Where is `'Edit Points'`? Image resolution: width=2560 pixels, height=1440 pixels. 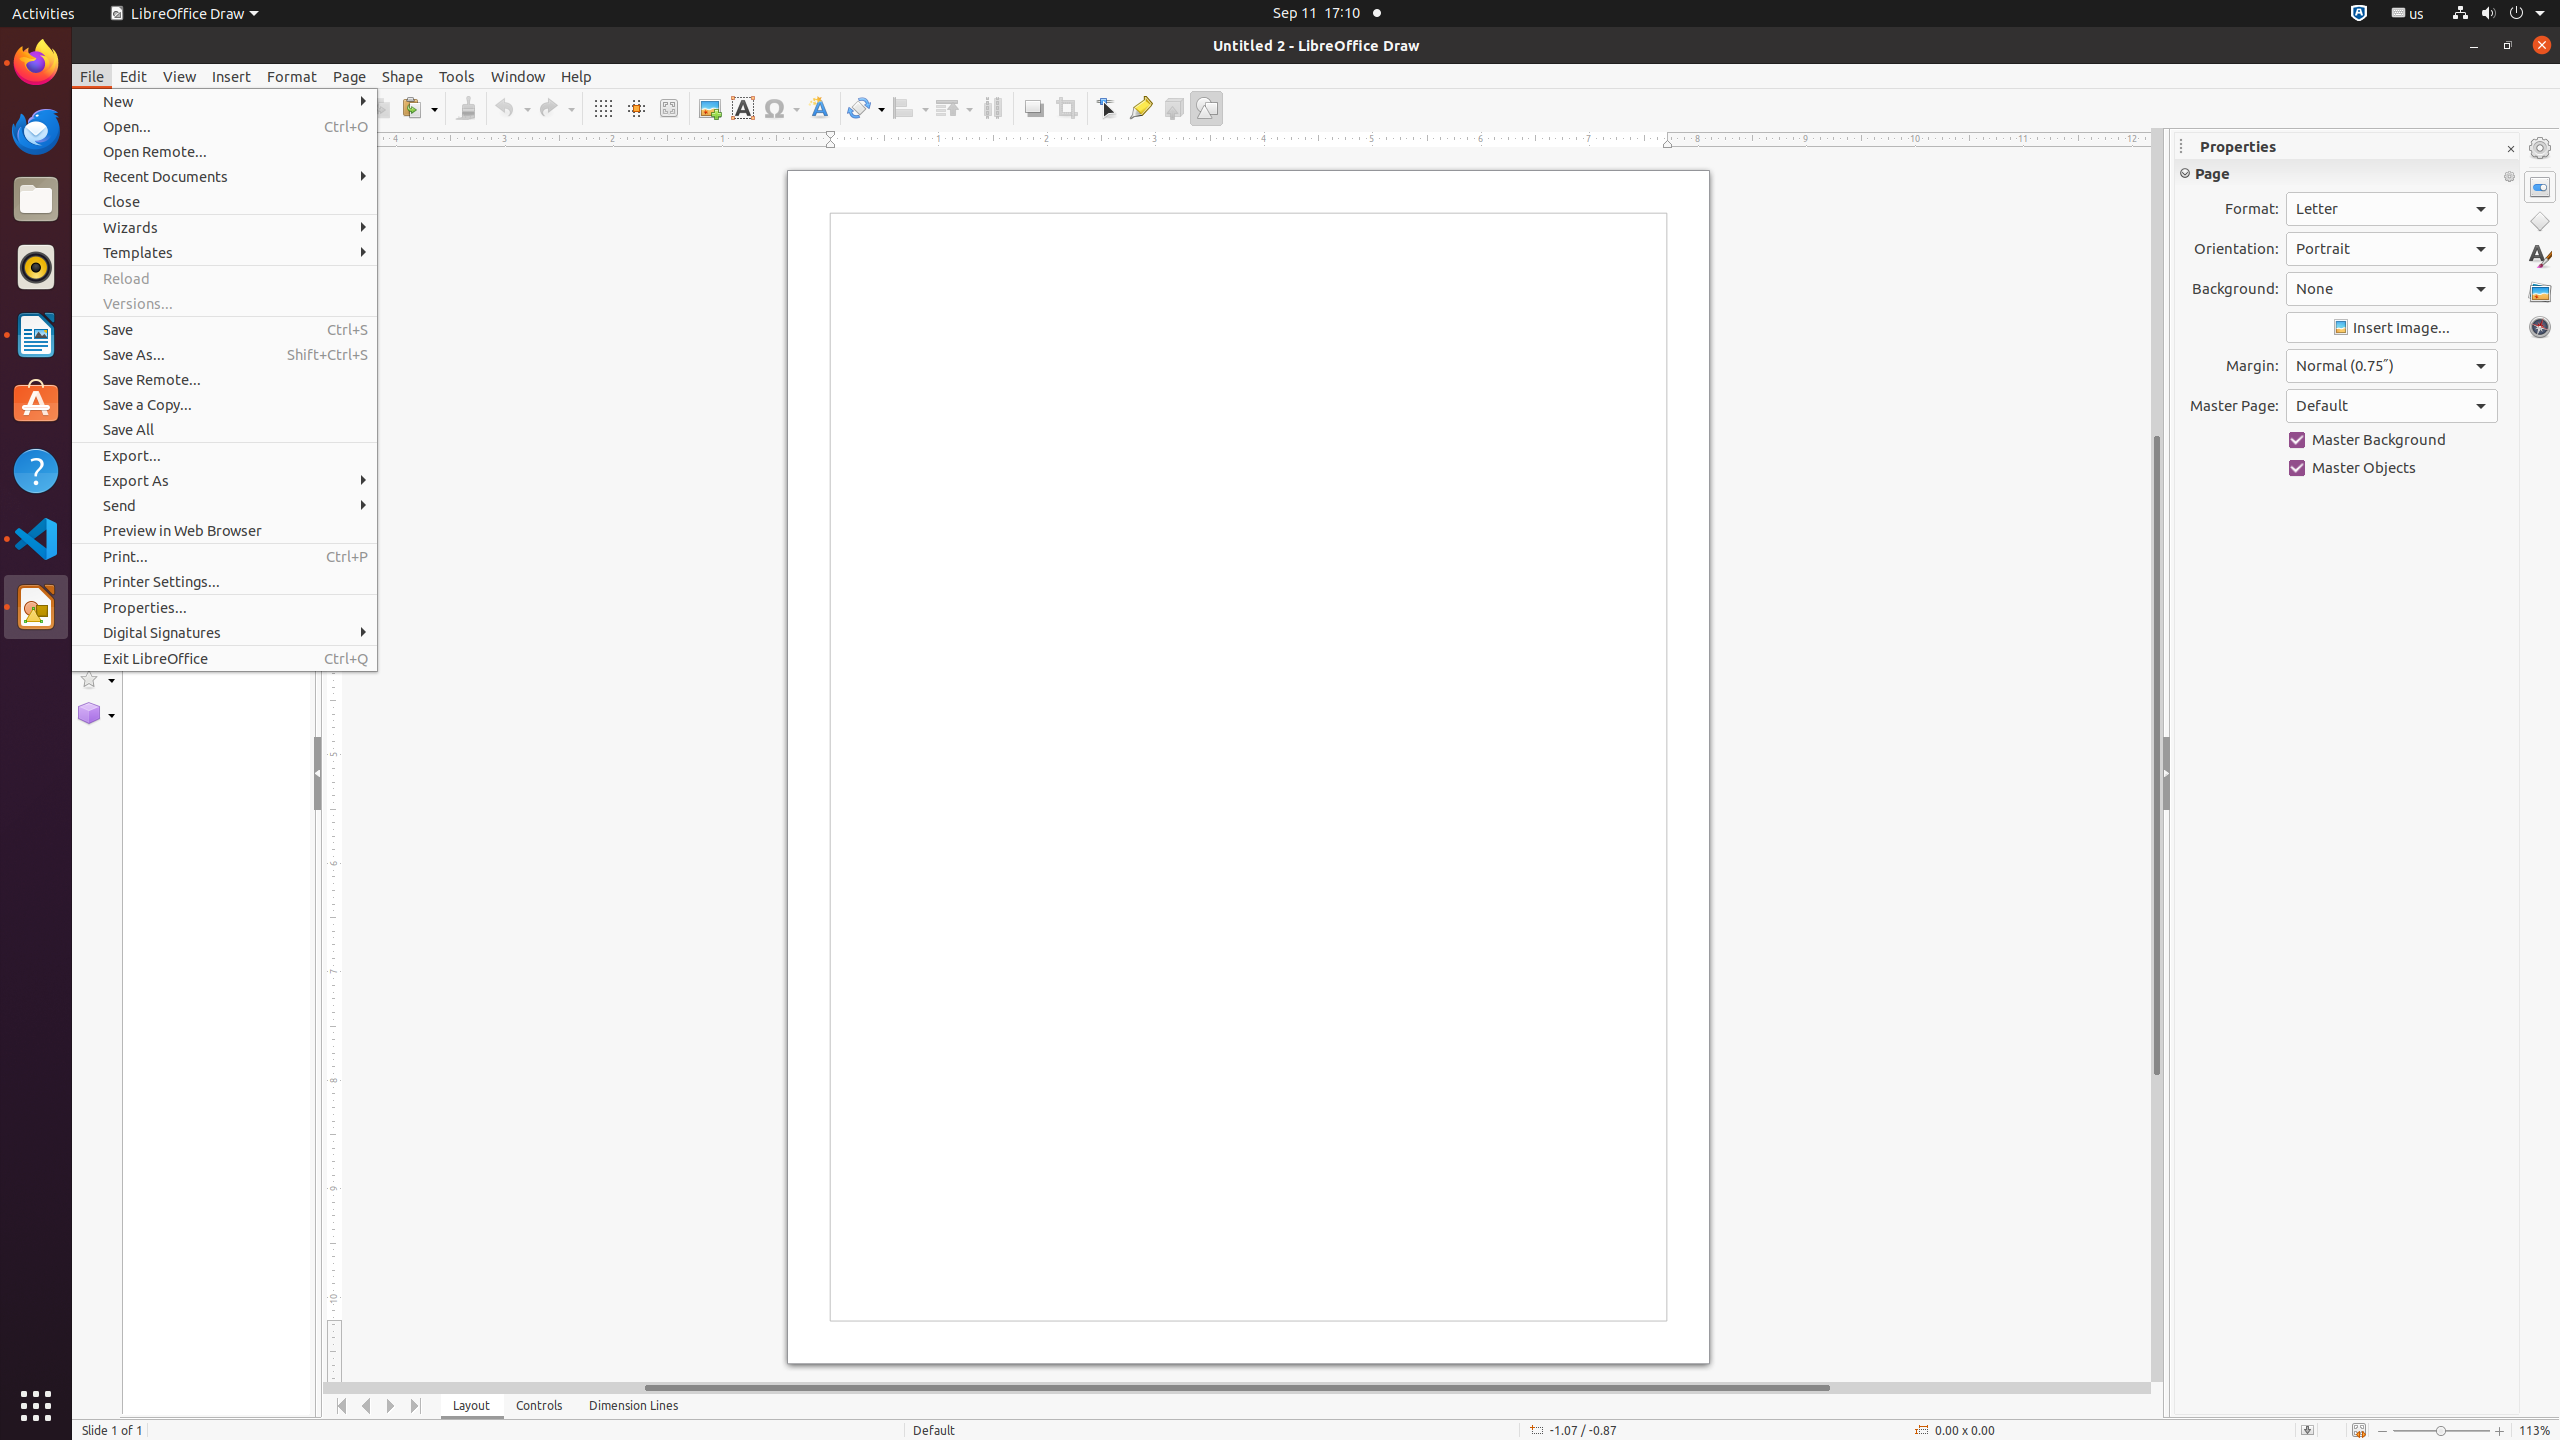 'Edit Points' is located at coordinates (1106, 107).